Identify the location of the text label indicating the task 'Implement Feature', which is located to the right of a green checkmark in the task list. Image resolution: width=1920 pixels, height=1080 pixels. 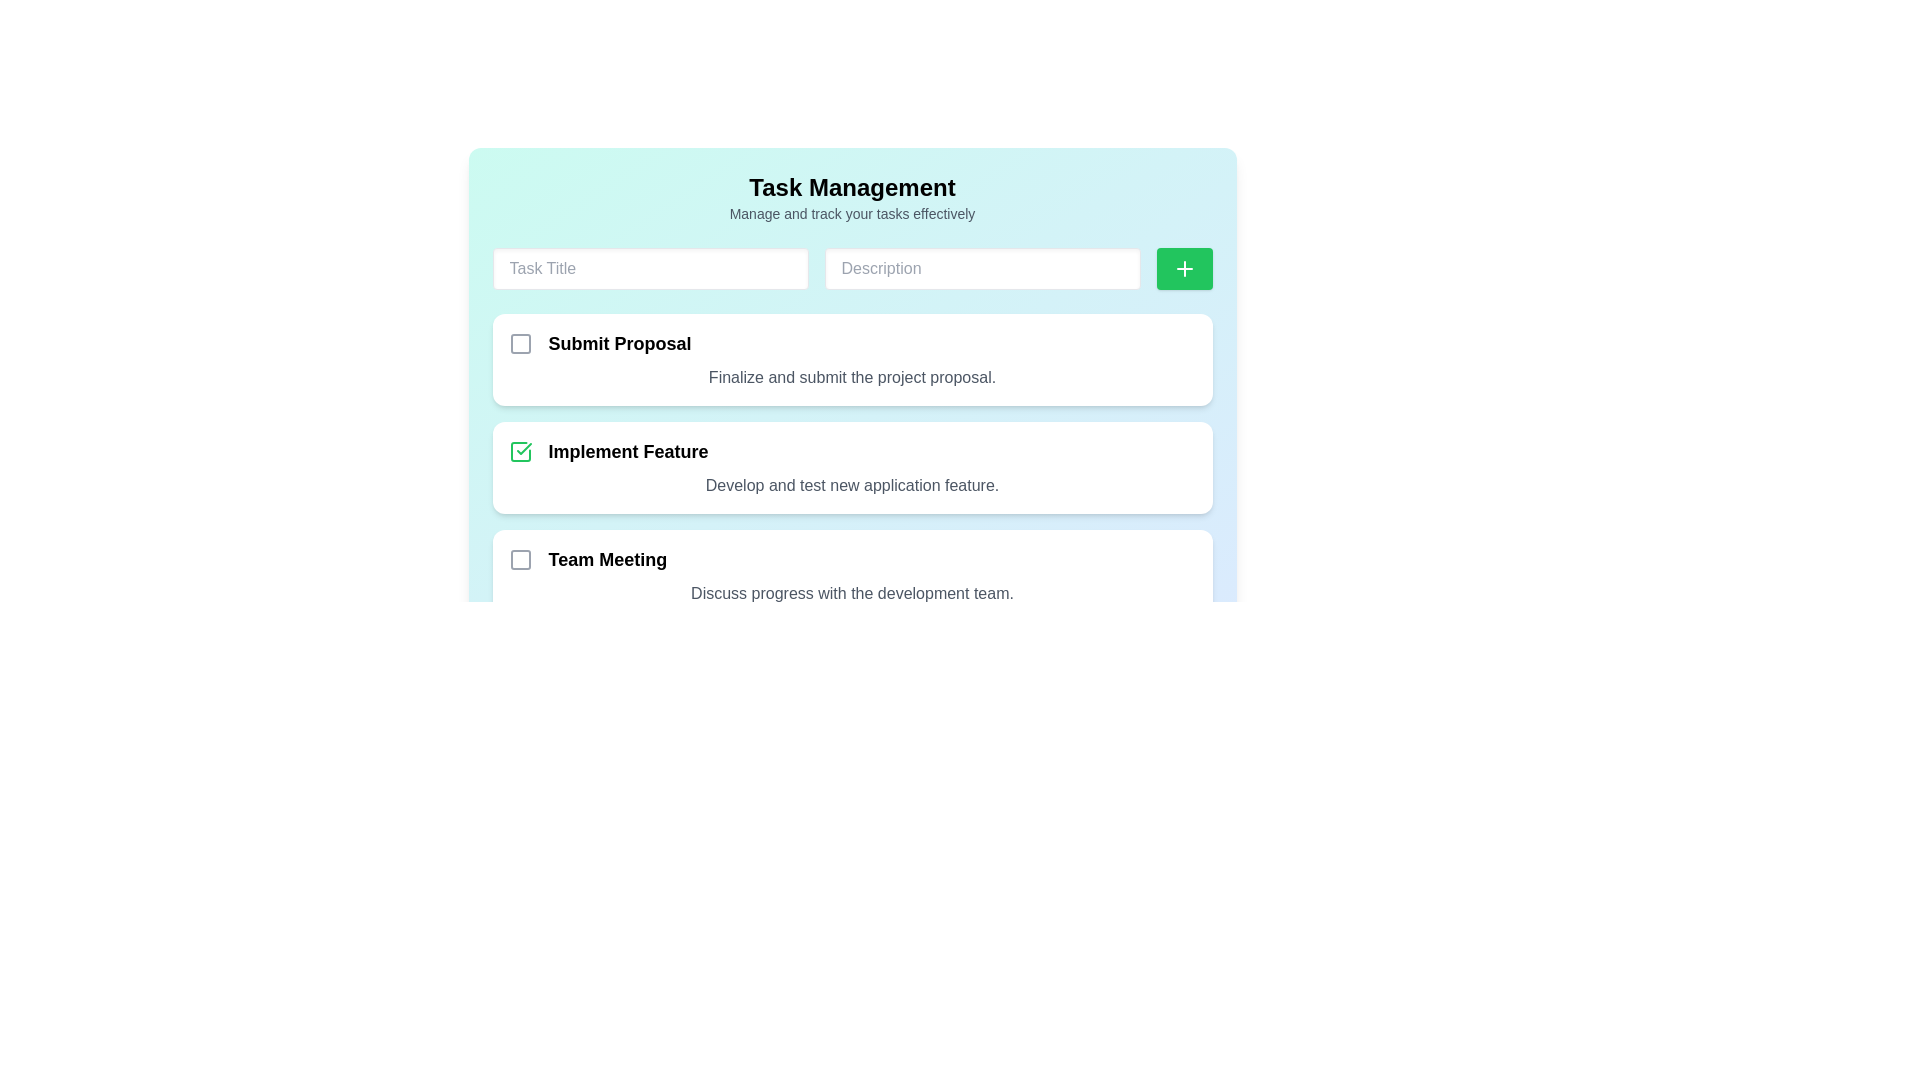
(627, 451).